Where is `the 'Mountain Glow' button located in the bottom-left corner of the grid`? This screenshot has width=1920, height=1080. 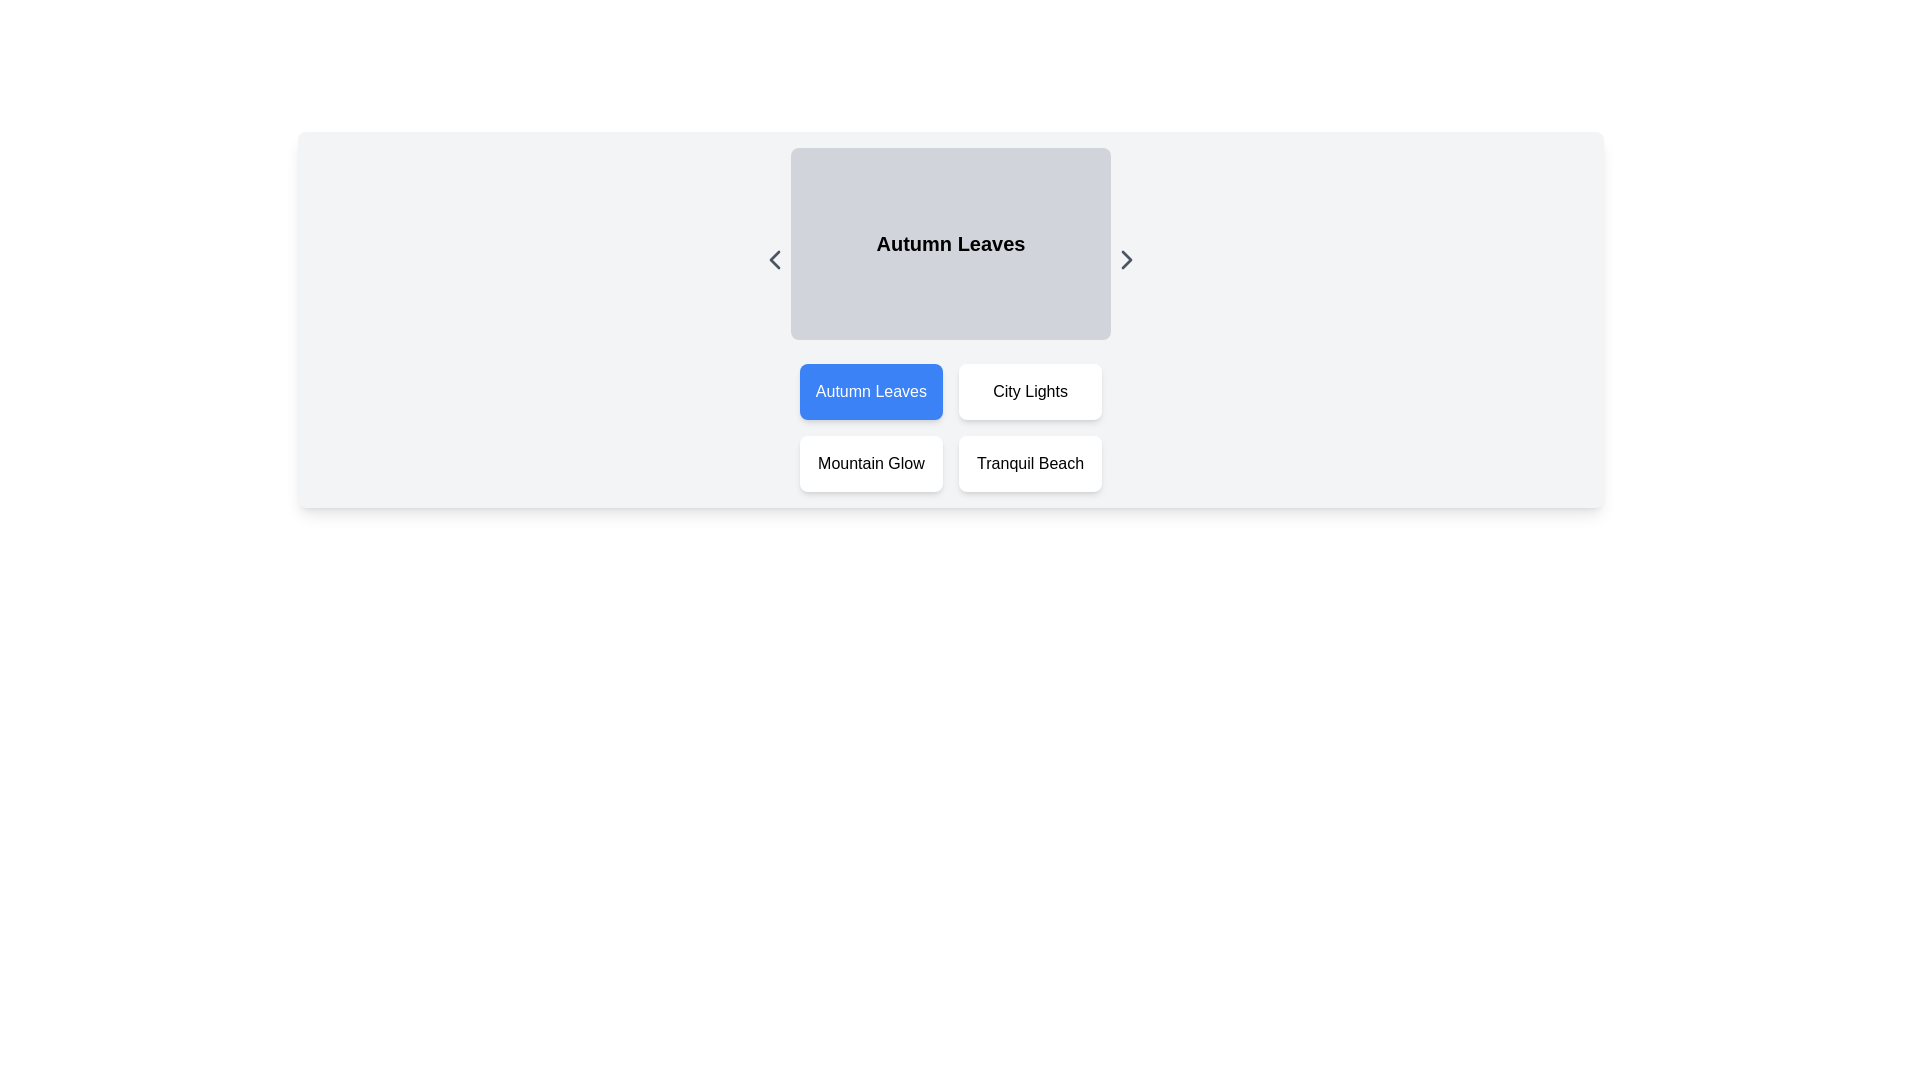 the 'Mountain Glow' button located in the bottom-left corner of the grid is located at coordinates (871, 463).